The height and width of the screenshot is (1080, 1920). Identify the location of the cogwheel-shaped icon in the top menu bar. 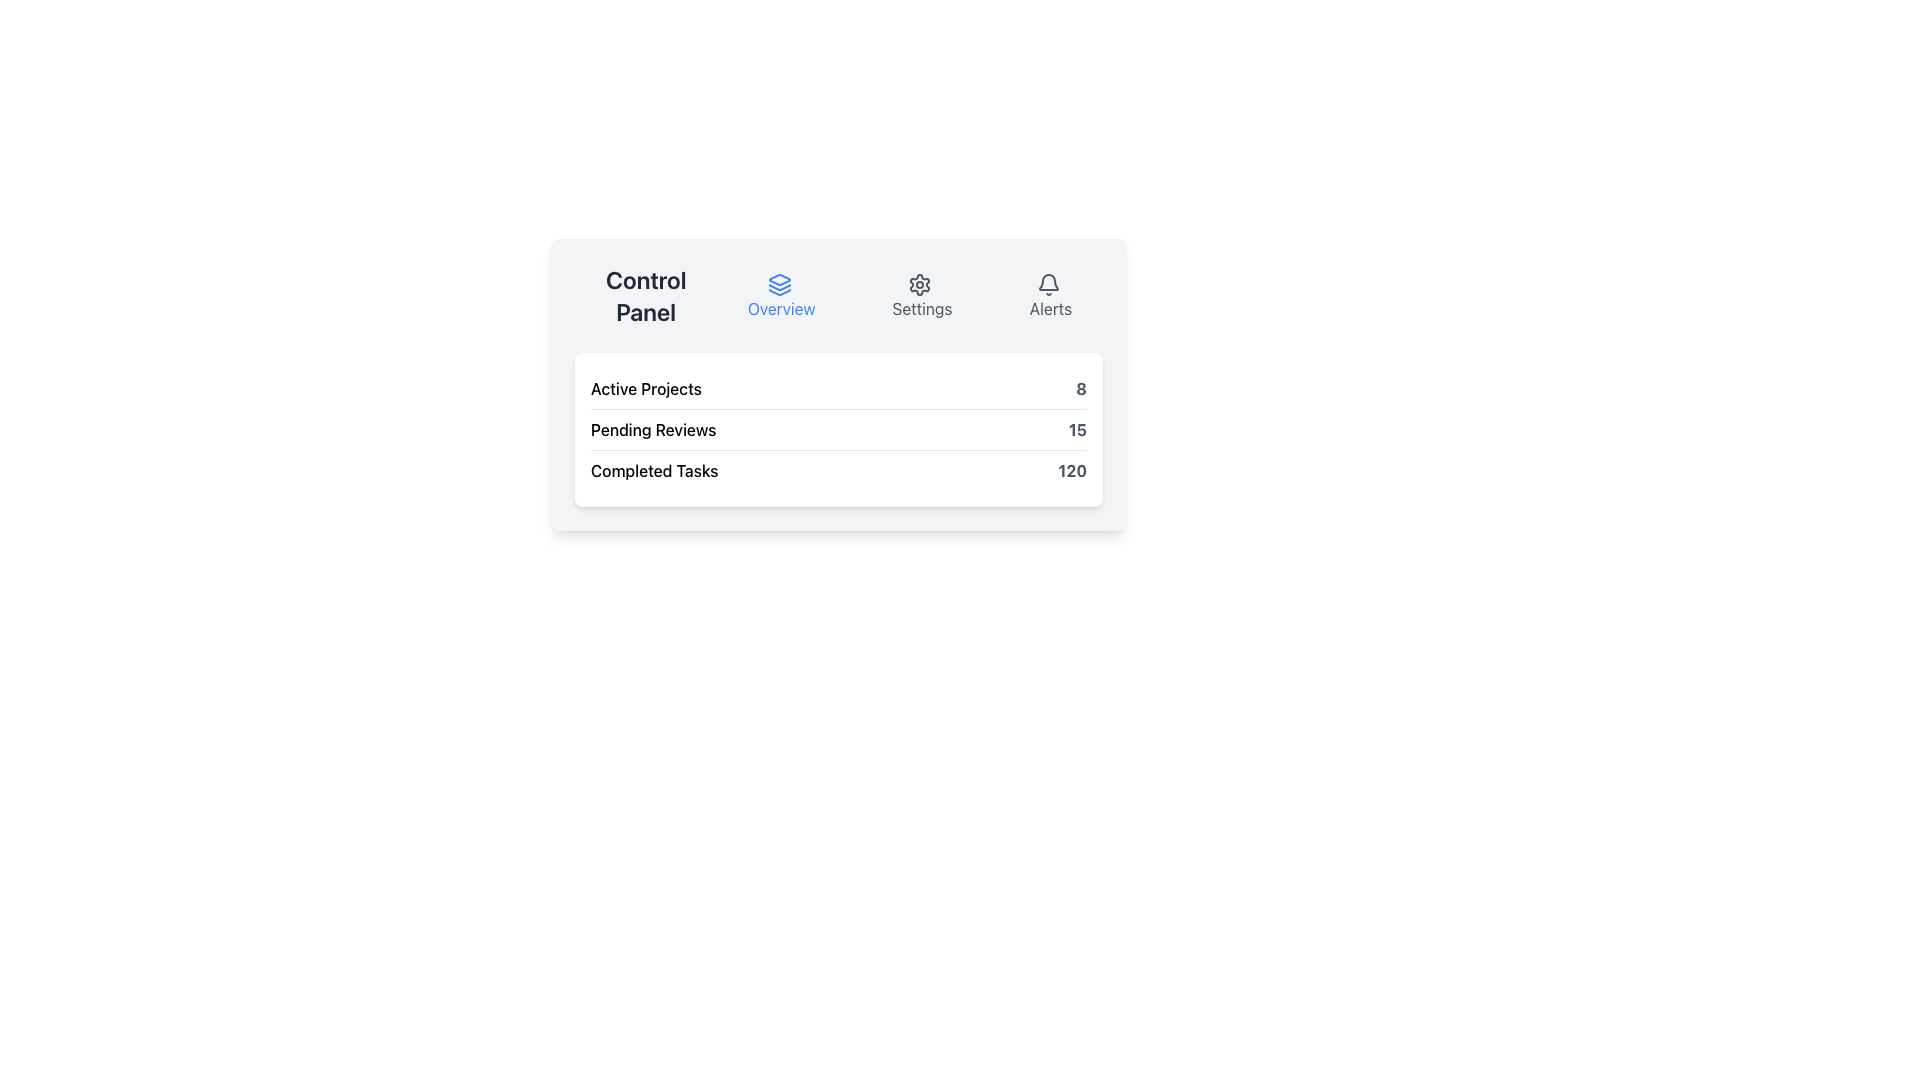
(919, 284).